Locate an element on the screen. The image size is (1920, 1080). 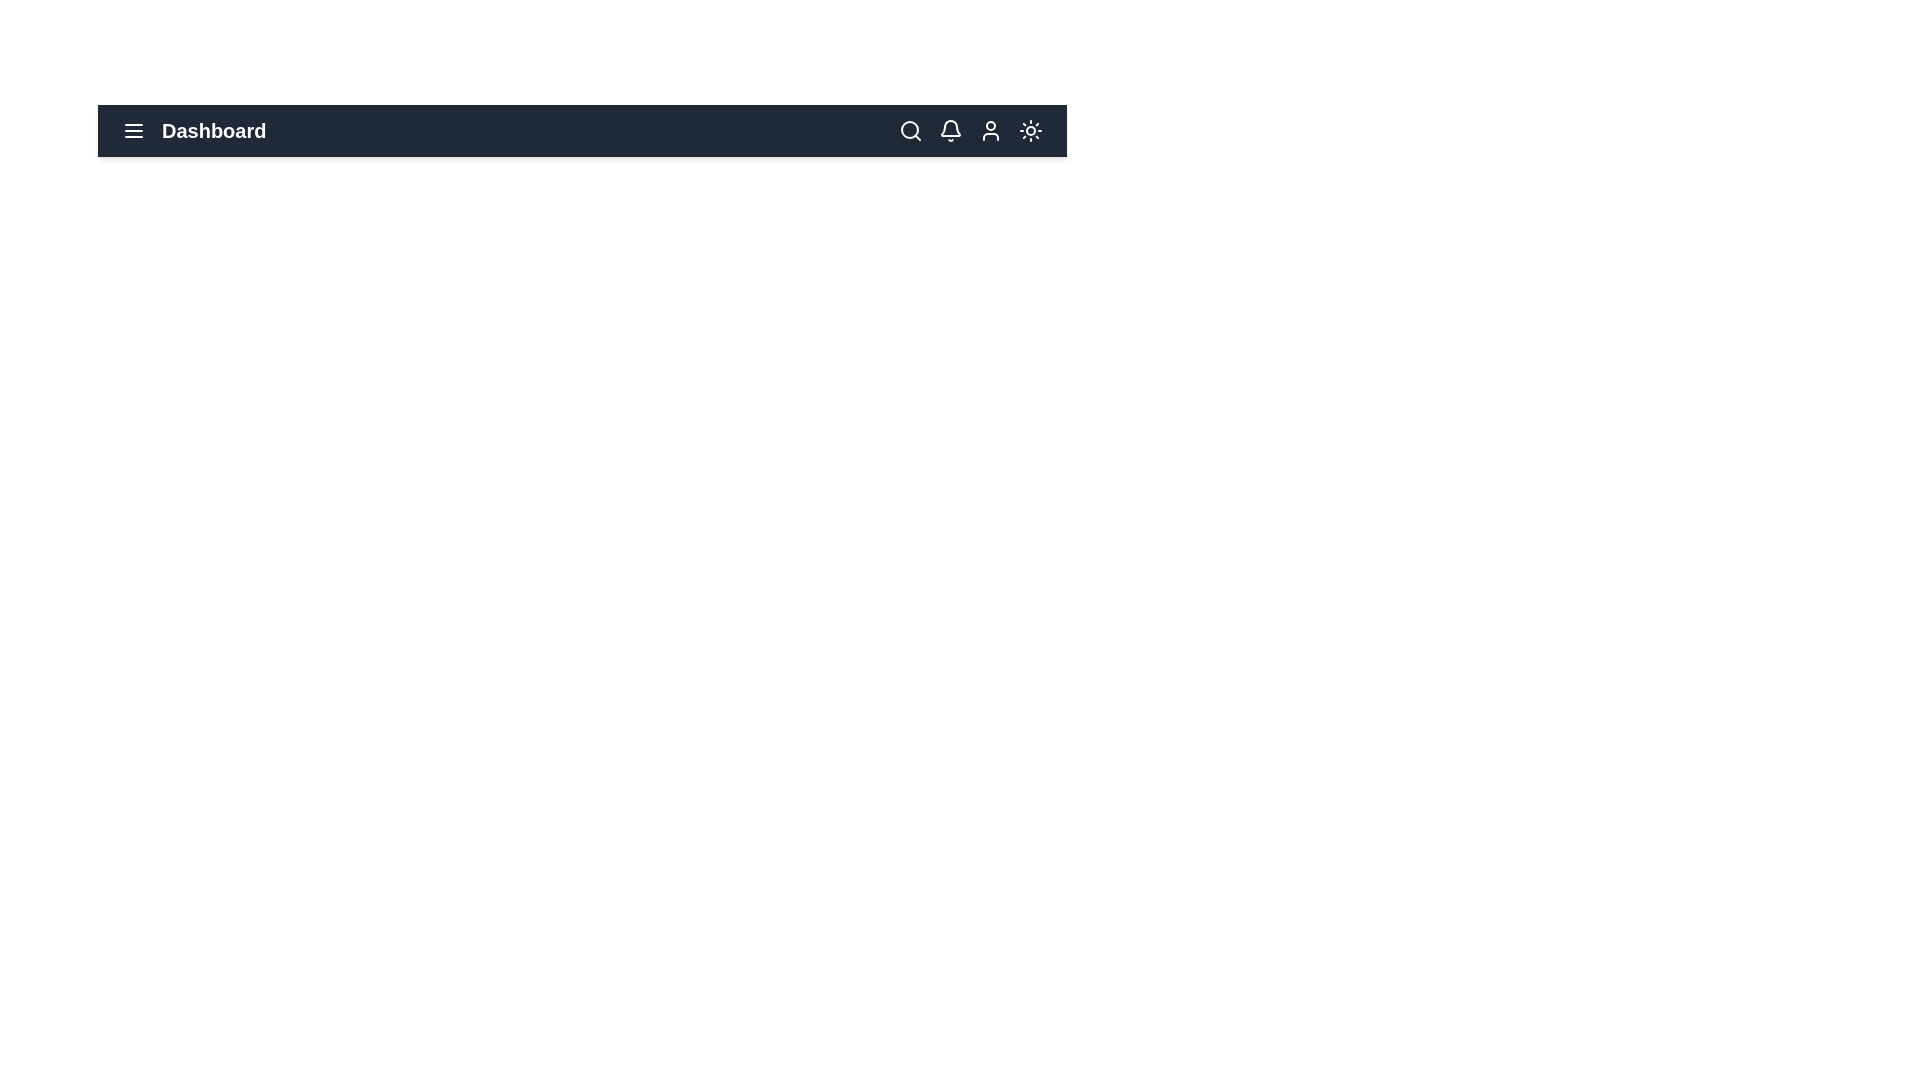
the magnifying glass icon to activate the search functionality is located at coordinates (910, 131).